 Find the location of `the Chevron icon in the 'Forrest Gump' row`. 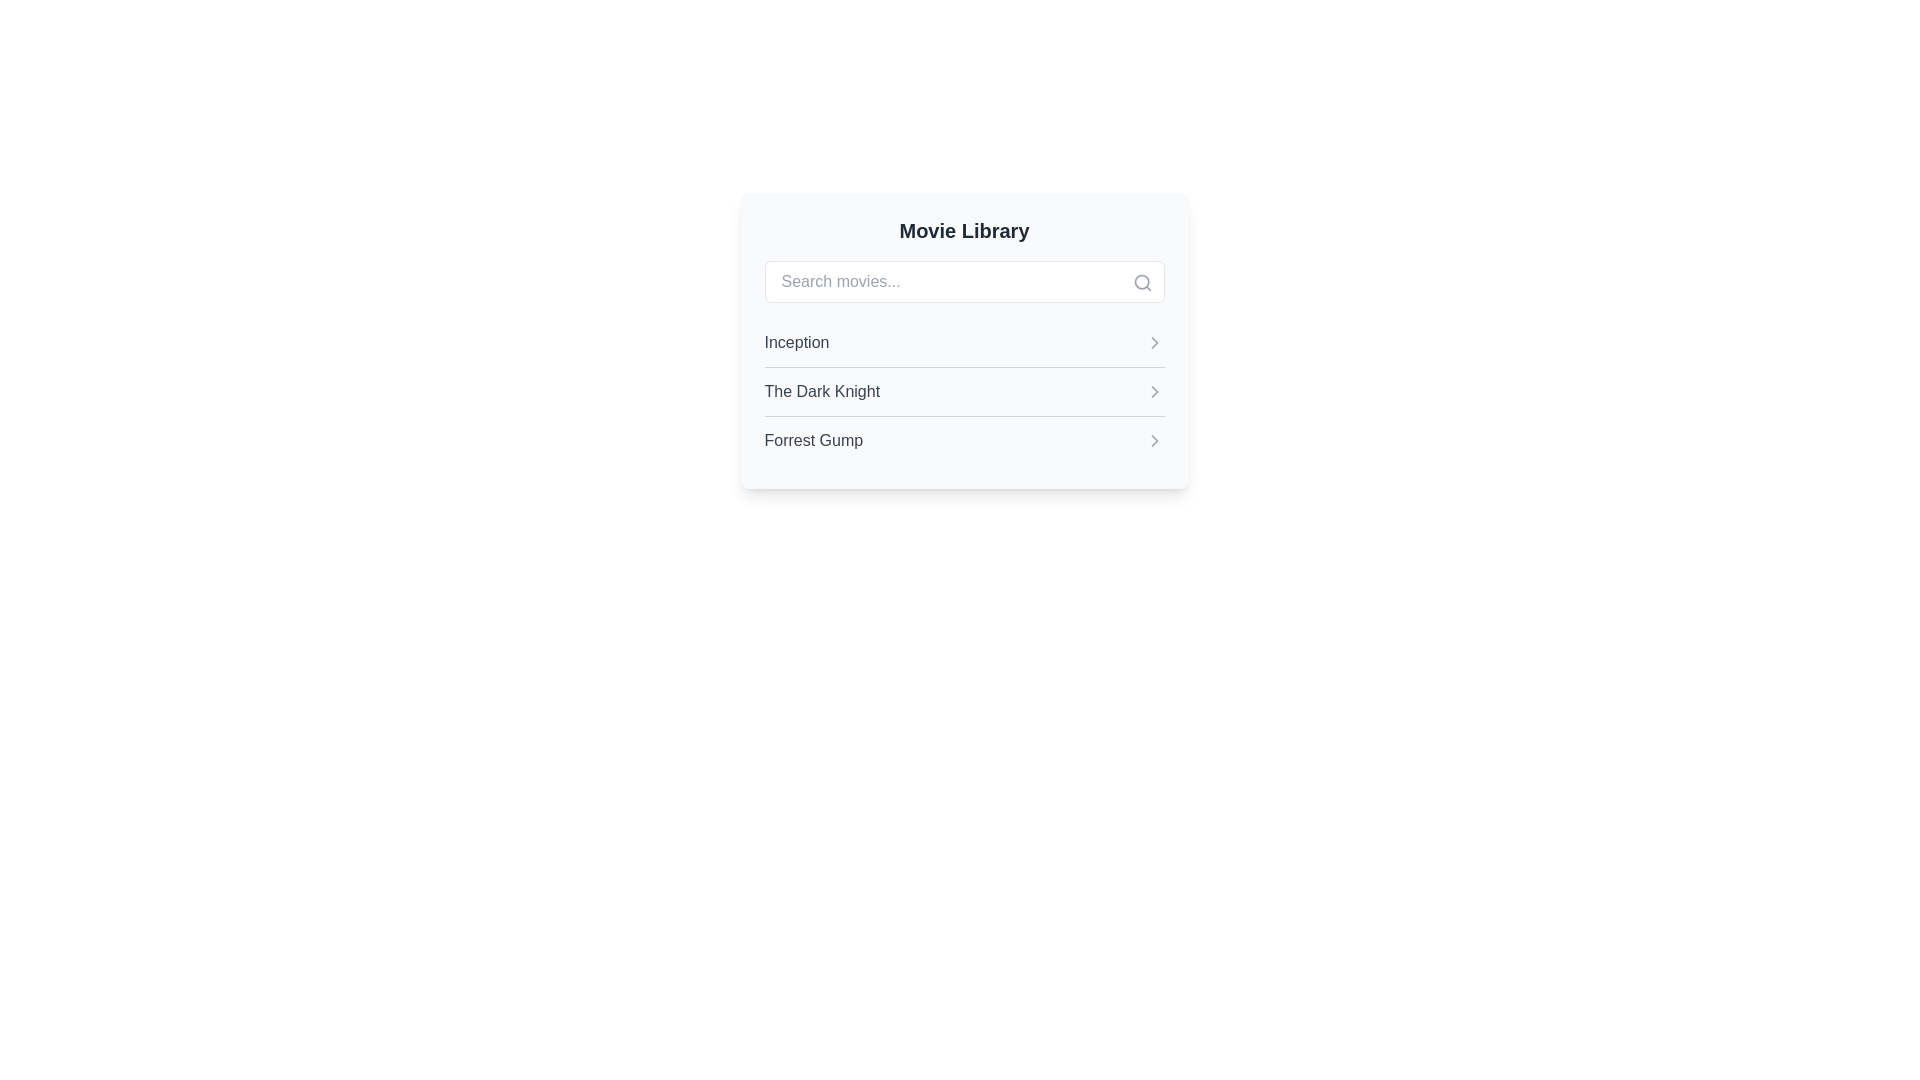

the Chevron icon in the 'Forrest Gump' row is located at coordinates (1154, 439).